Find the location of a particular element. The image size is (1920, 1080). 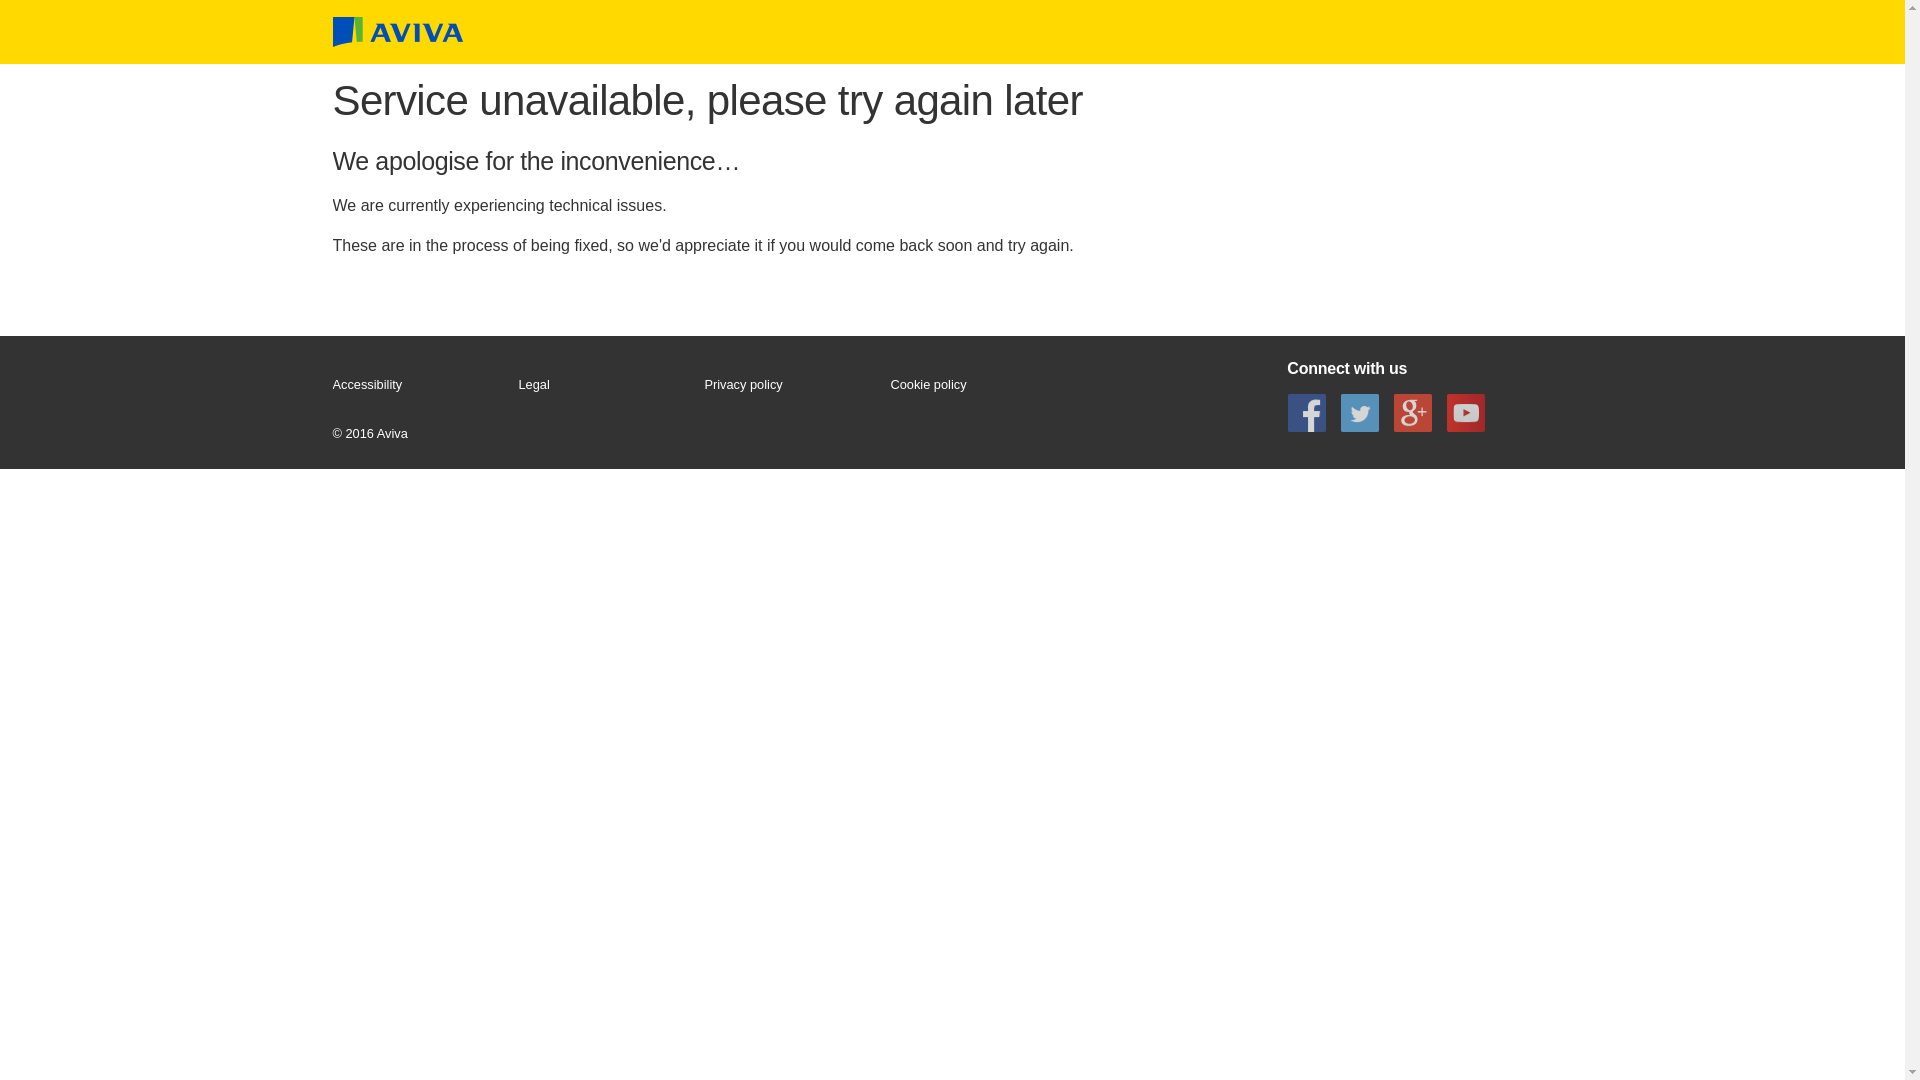

'Google+' is located at coordinates (1411, 411).